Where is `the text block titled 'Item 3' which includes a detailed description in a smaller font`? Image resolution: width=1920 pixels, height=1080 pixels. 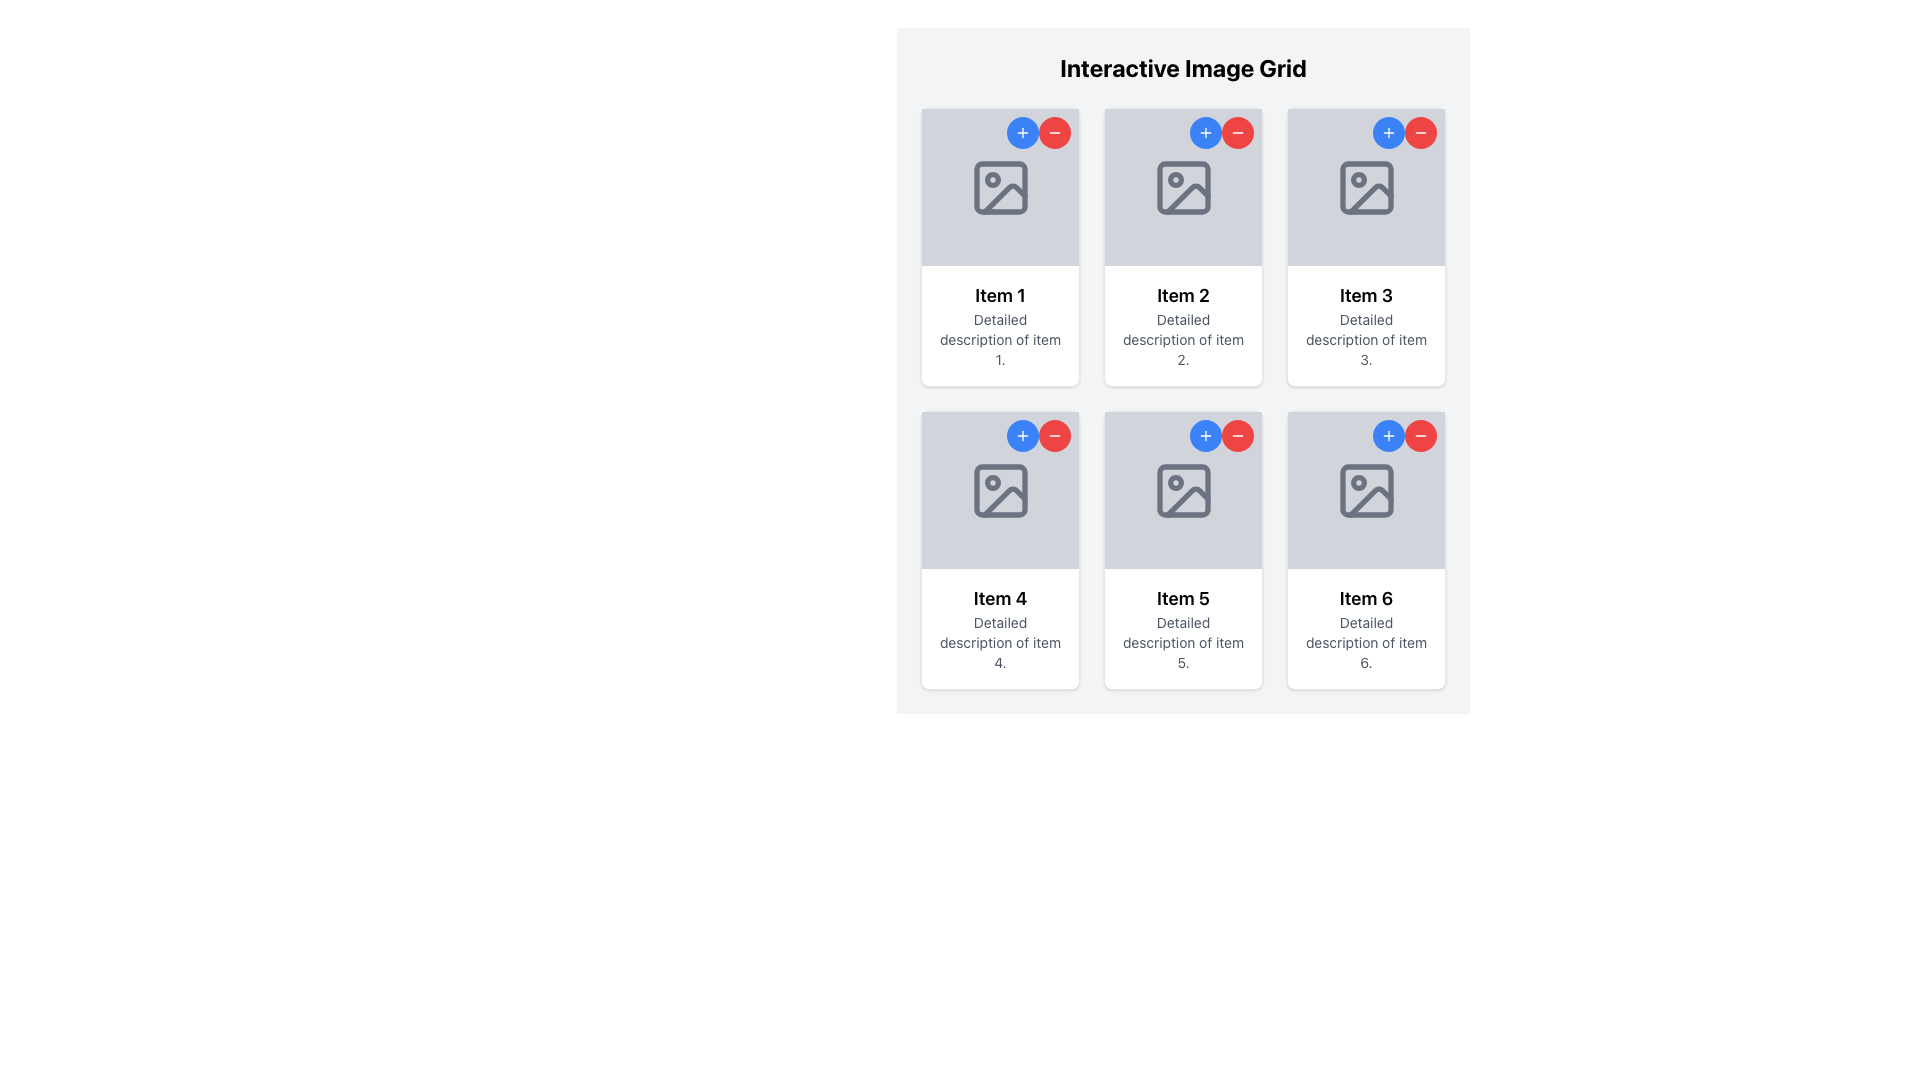
the text block titled 'Item 3' which includes a detailed description in a smaller font is located at coordinates (1365, 325).